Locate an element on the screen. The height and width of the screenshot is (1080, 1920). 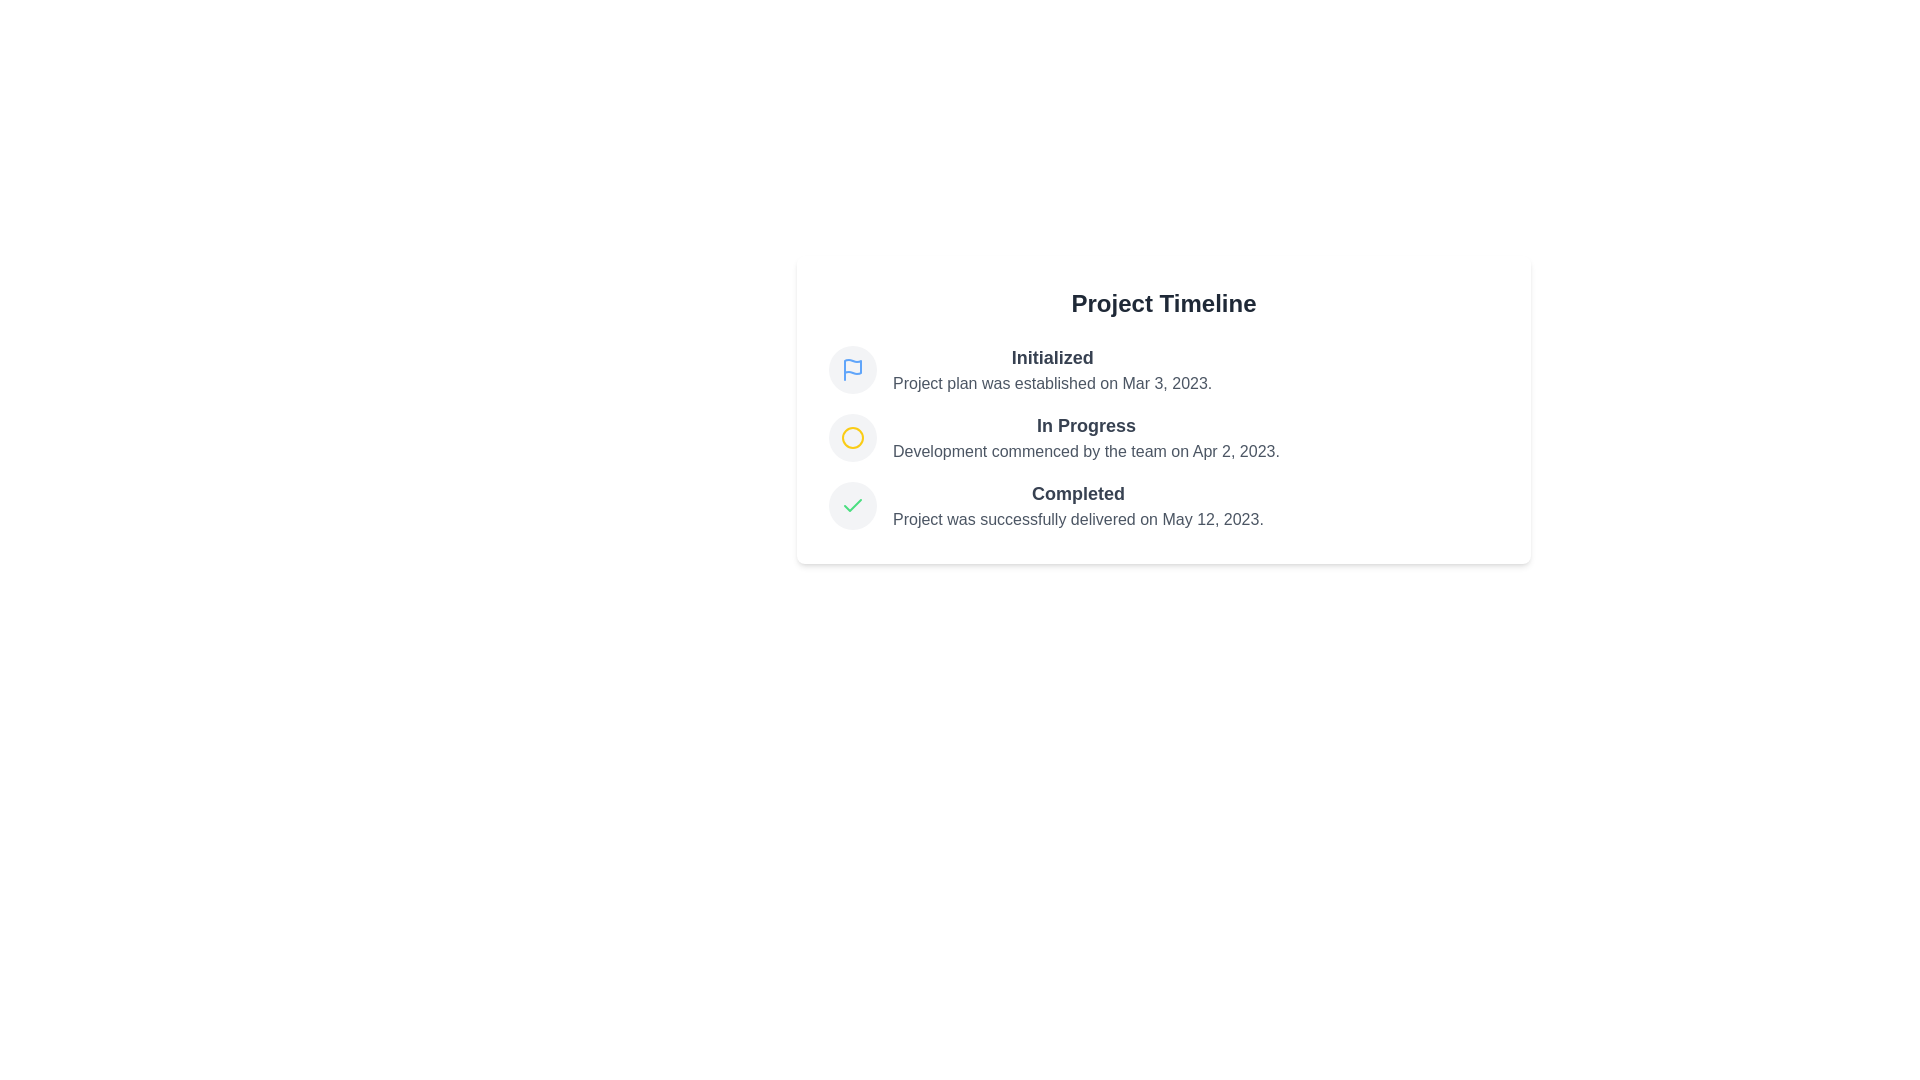
the checkmark icon indicating the 'Completed' state in the third row of the 'Project Timeline' section to visually represent task completion is located at coordinates (853, 504).